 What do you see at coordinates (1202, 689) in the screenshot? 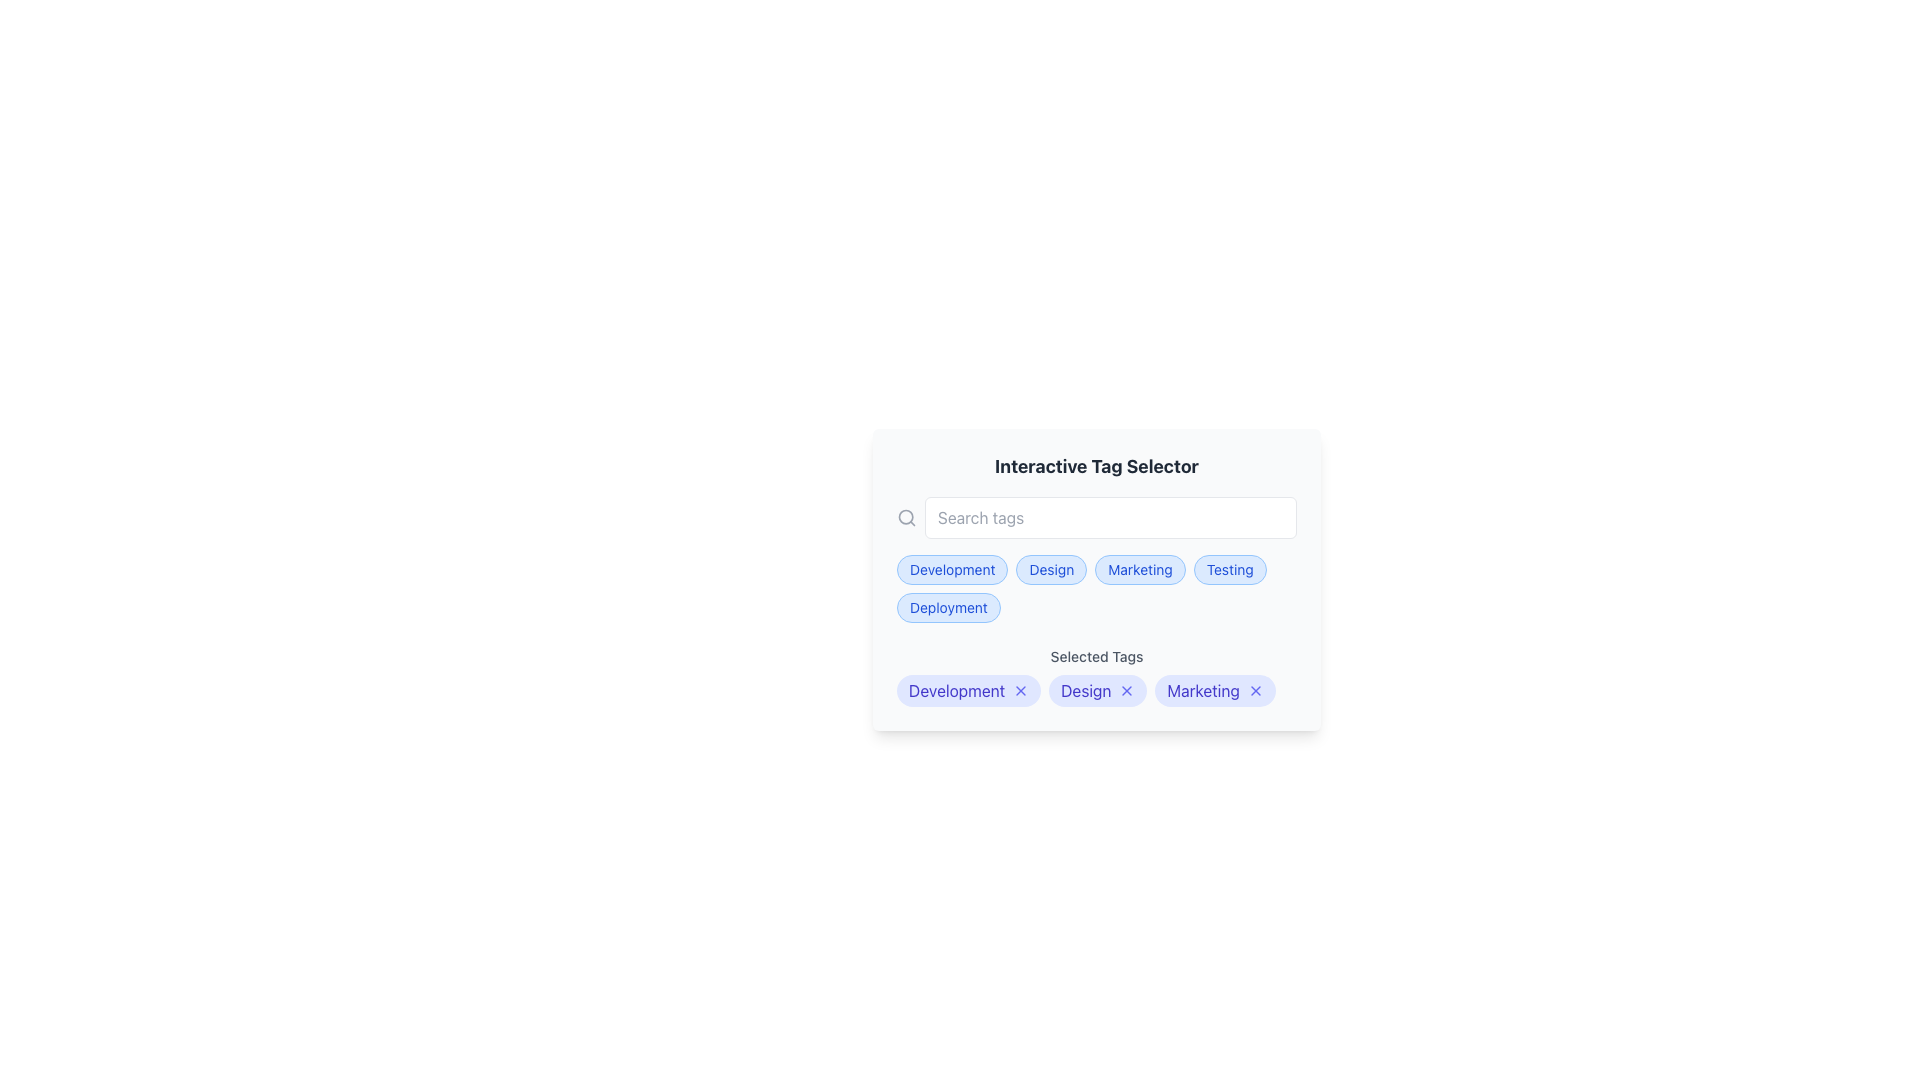
I see `the 'Marketing' tag displayed in the 'Selected Tags' section of the interface` at bounding box center [1202, 689].